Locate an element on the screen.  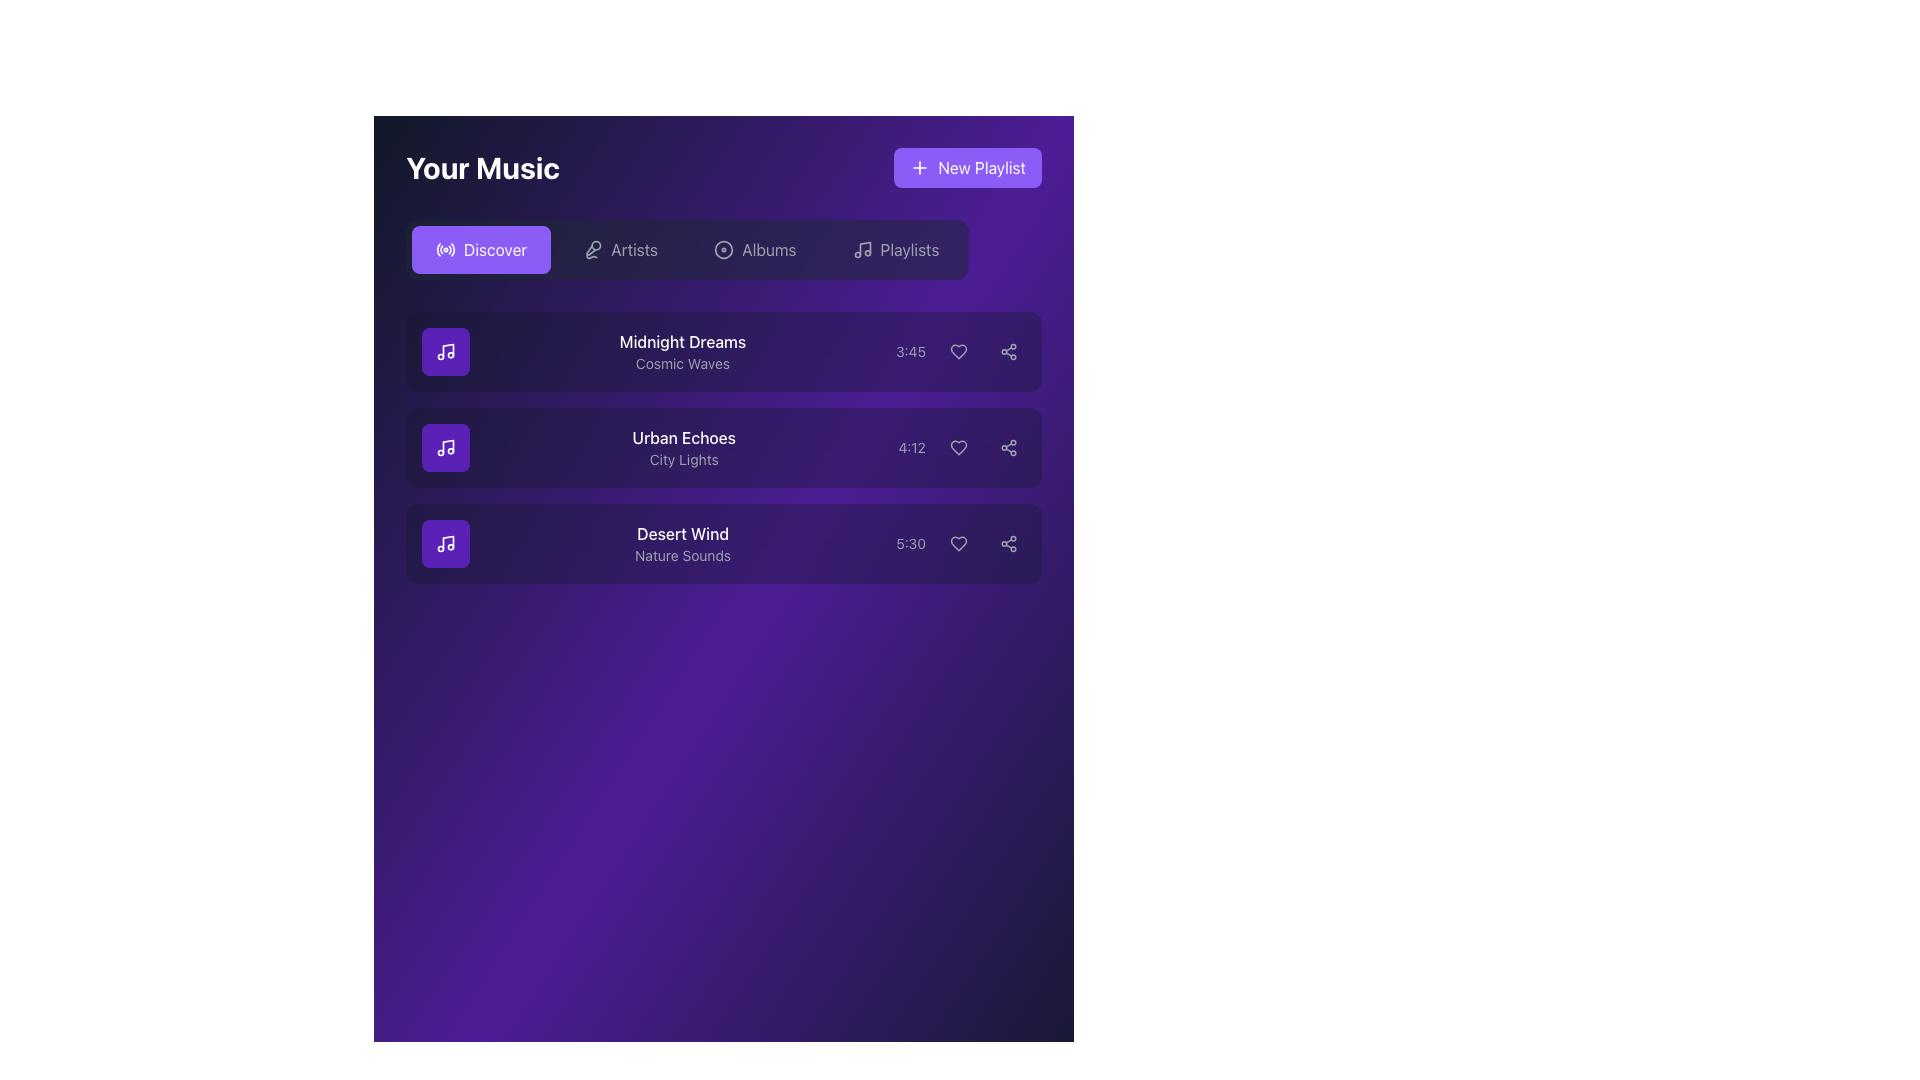
the heart icon button outlined in white on a purple background, which indicates a favorite or like action is located at coordinates (958, 350).